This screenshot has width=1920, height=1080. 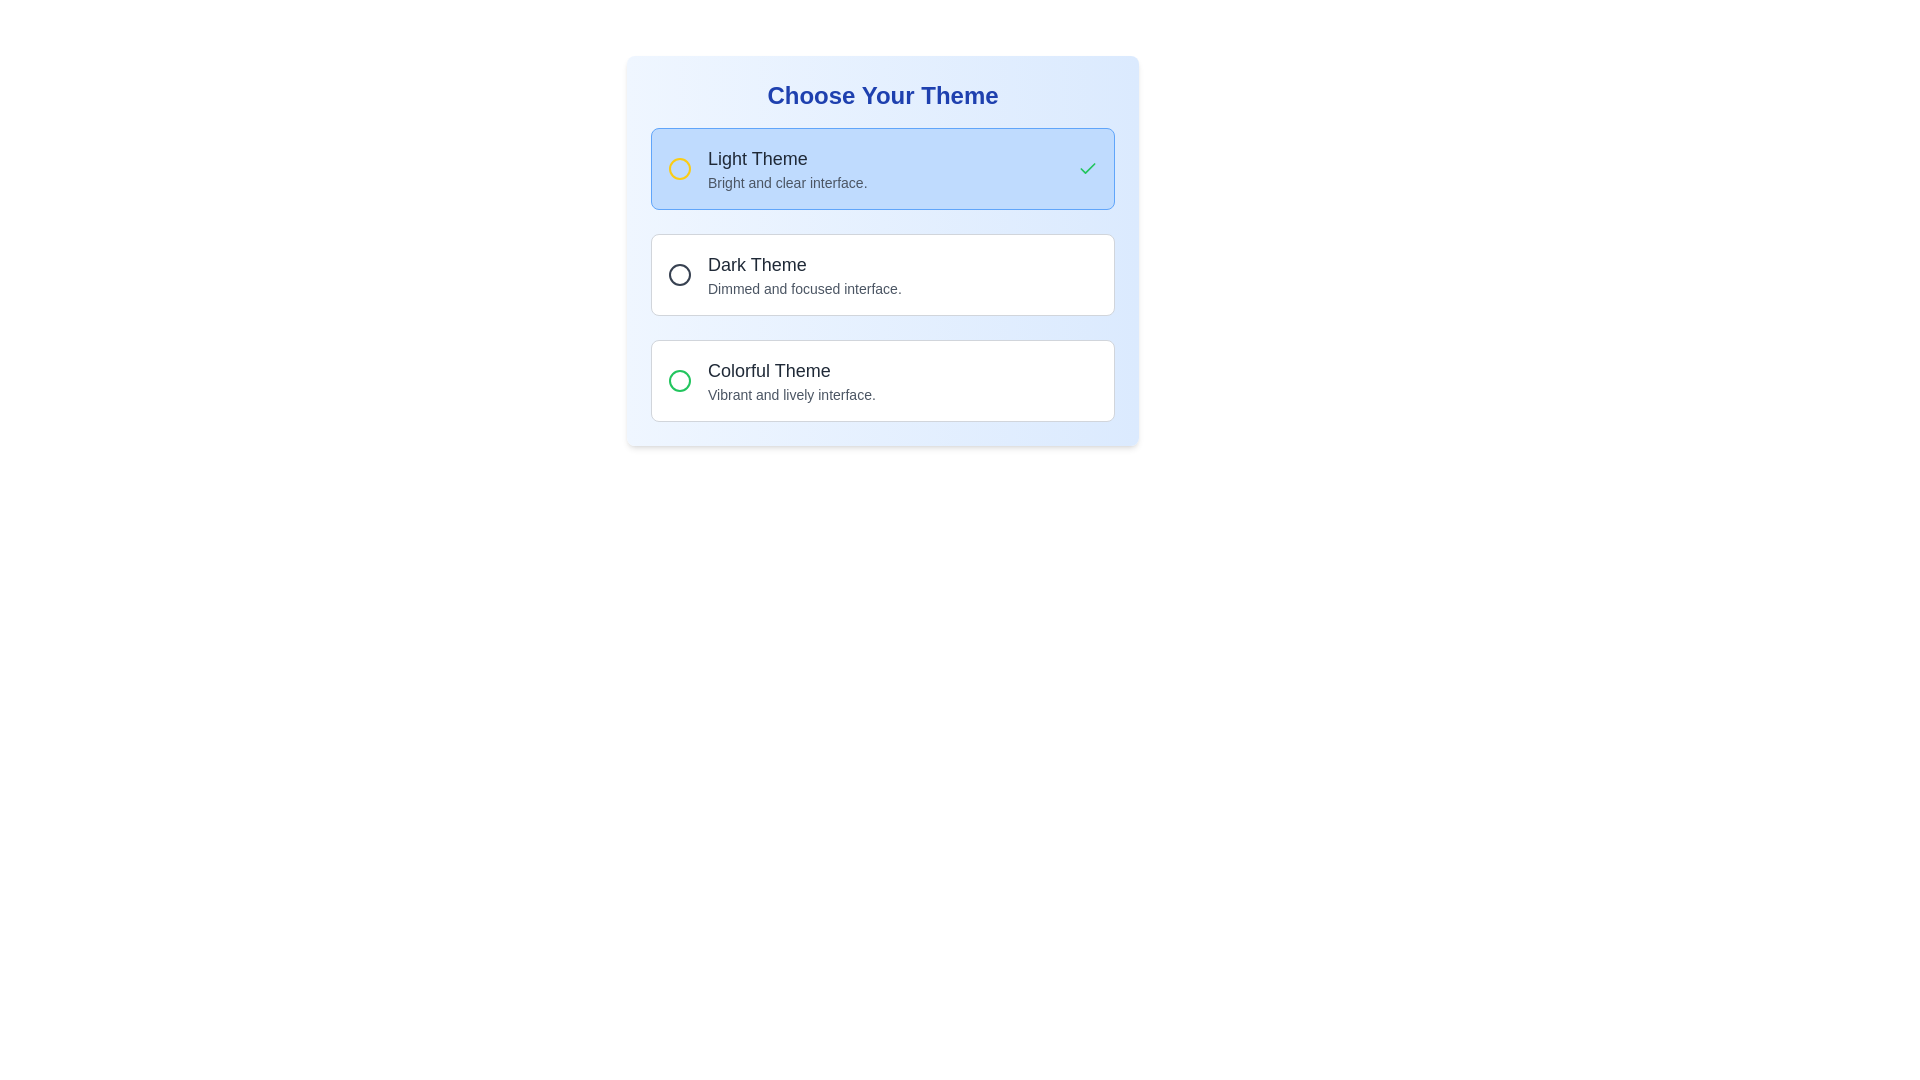 I want to click on the icon, so click(x=680, y=381).